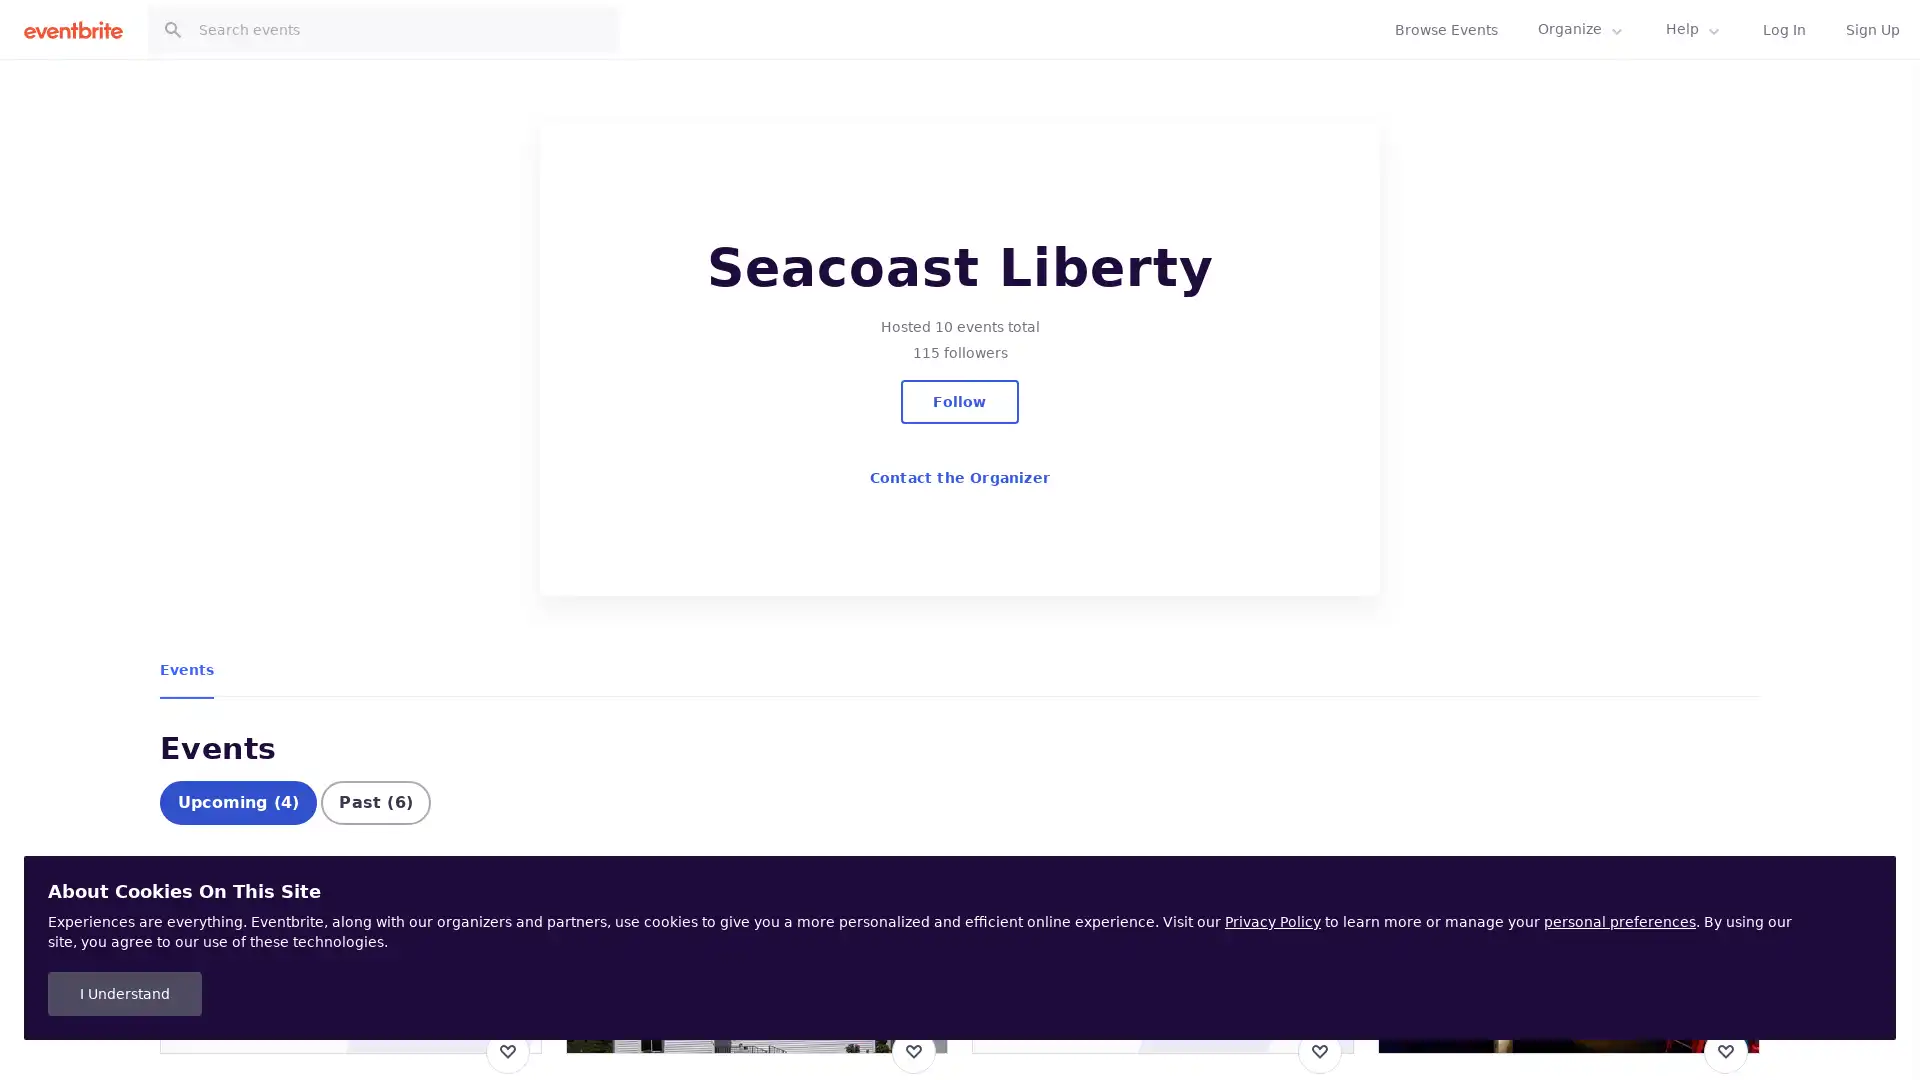  Describe the element at coordinates (958, 401) in the screenshot. I see `Follow` at that location.